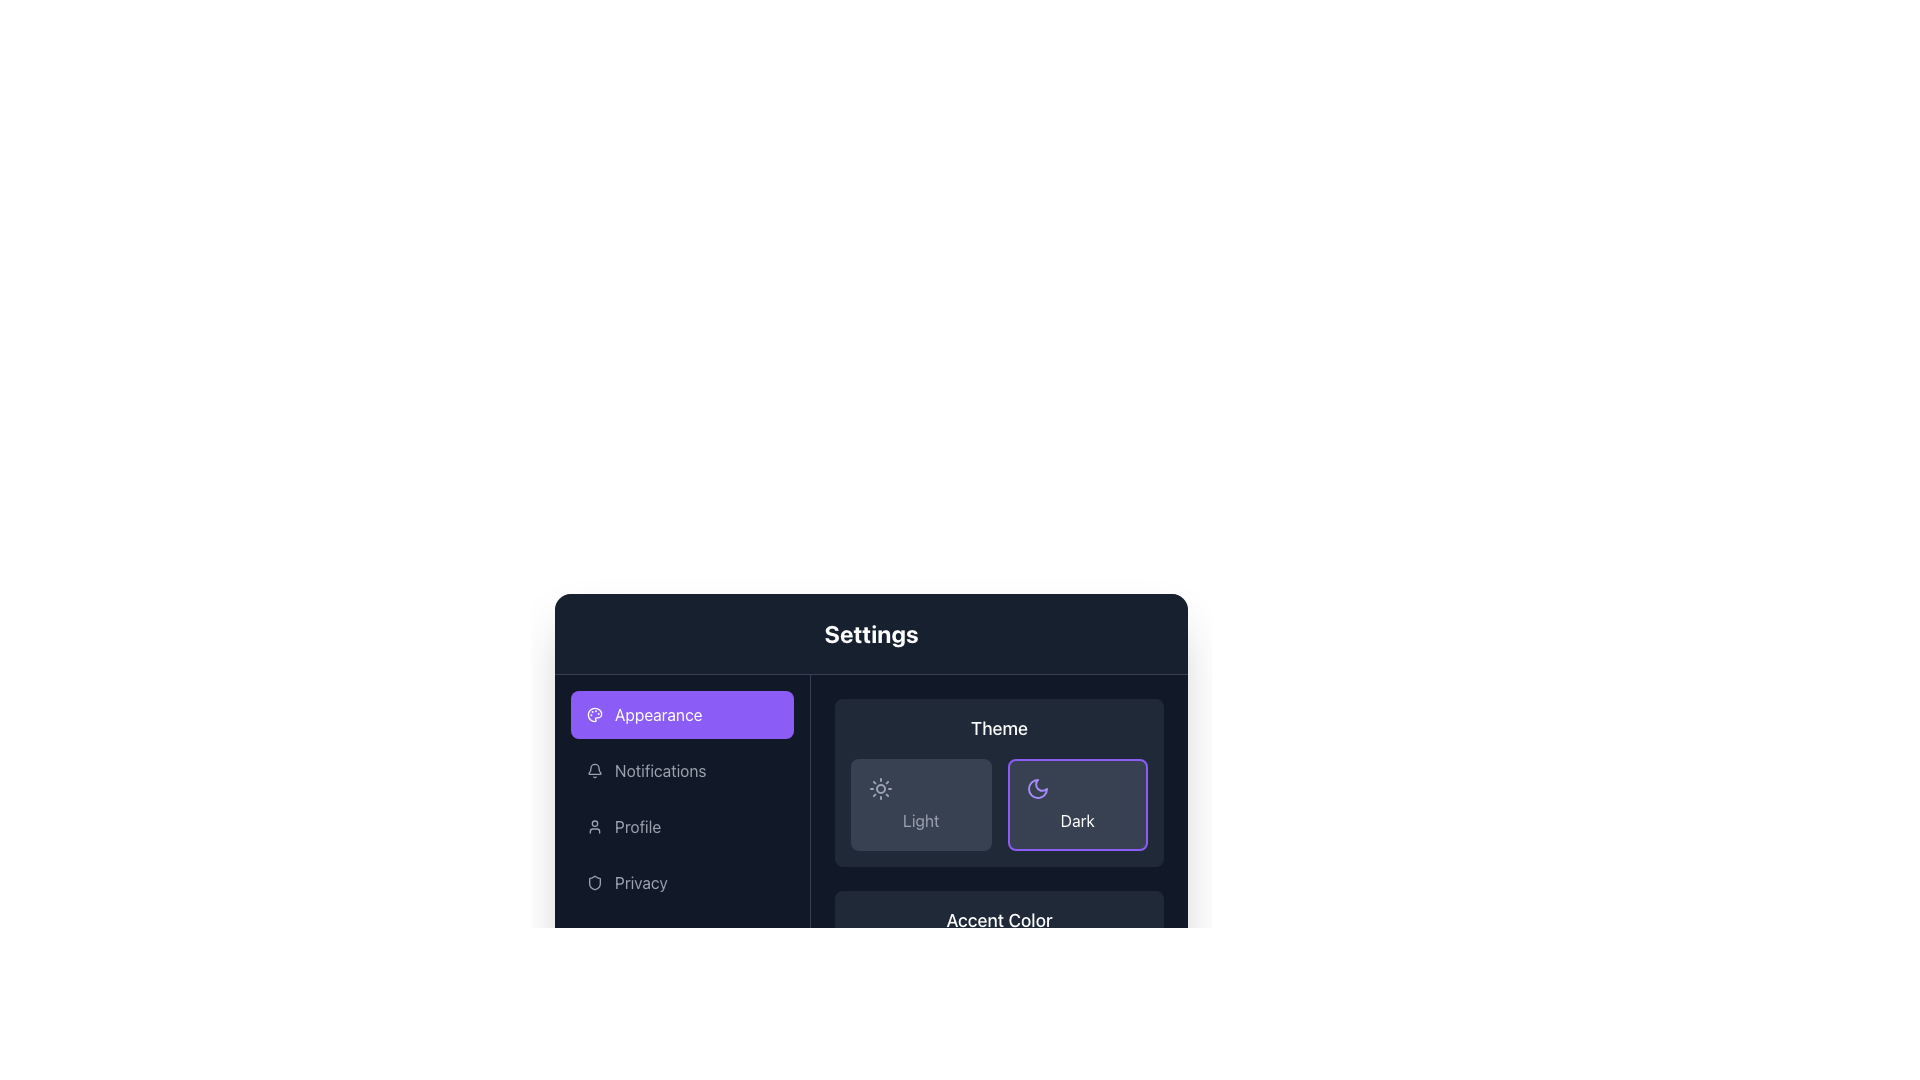 This screenshot has width=1920, height=1080. What do you see at coordinates (999, 804) in the screenshot?
I see `the segmented control options for the theme selector located under the 'Theme' heading in the settings interface to receive additional feedback` at bounding box center [999, 804].